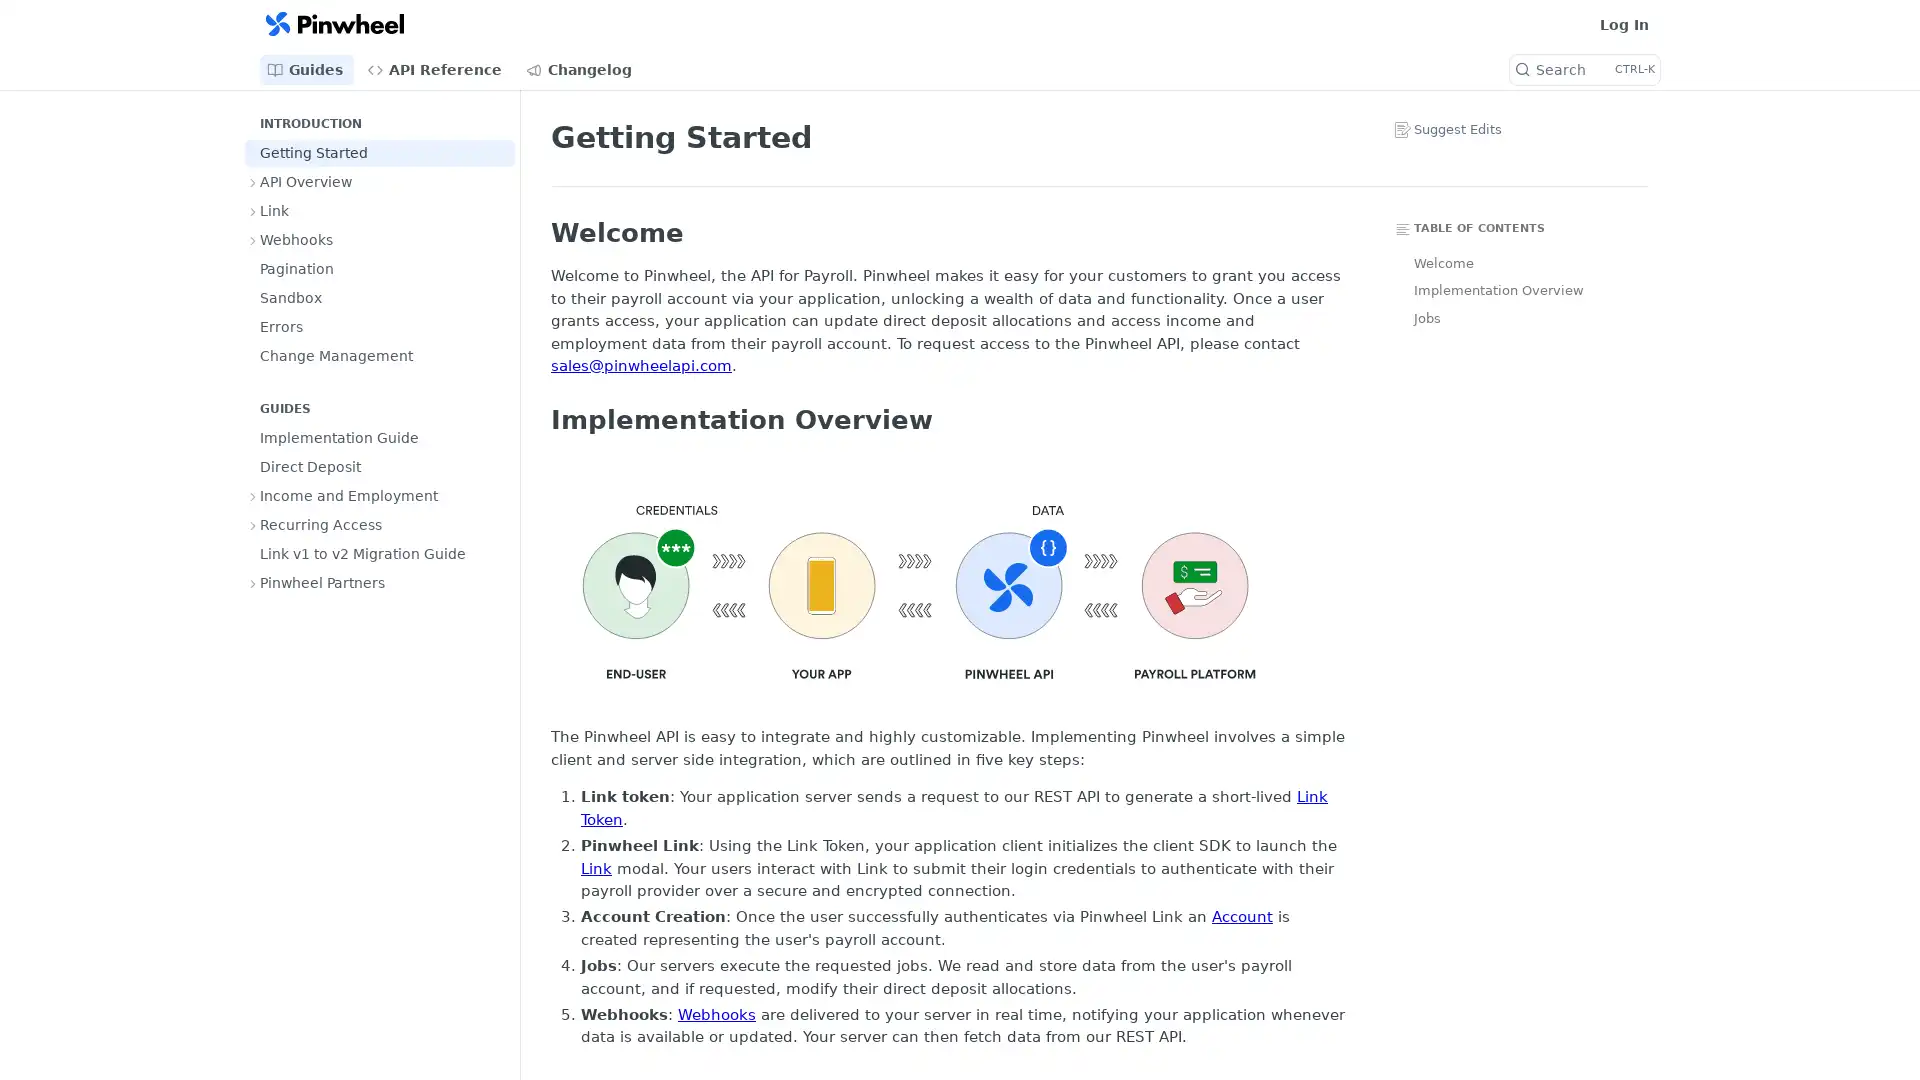 Image resolution: width=1920 pixels, height=1080 pixels. I want to click on Platform Overview, so click(918, 589).